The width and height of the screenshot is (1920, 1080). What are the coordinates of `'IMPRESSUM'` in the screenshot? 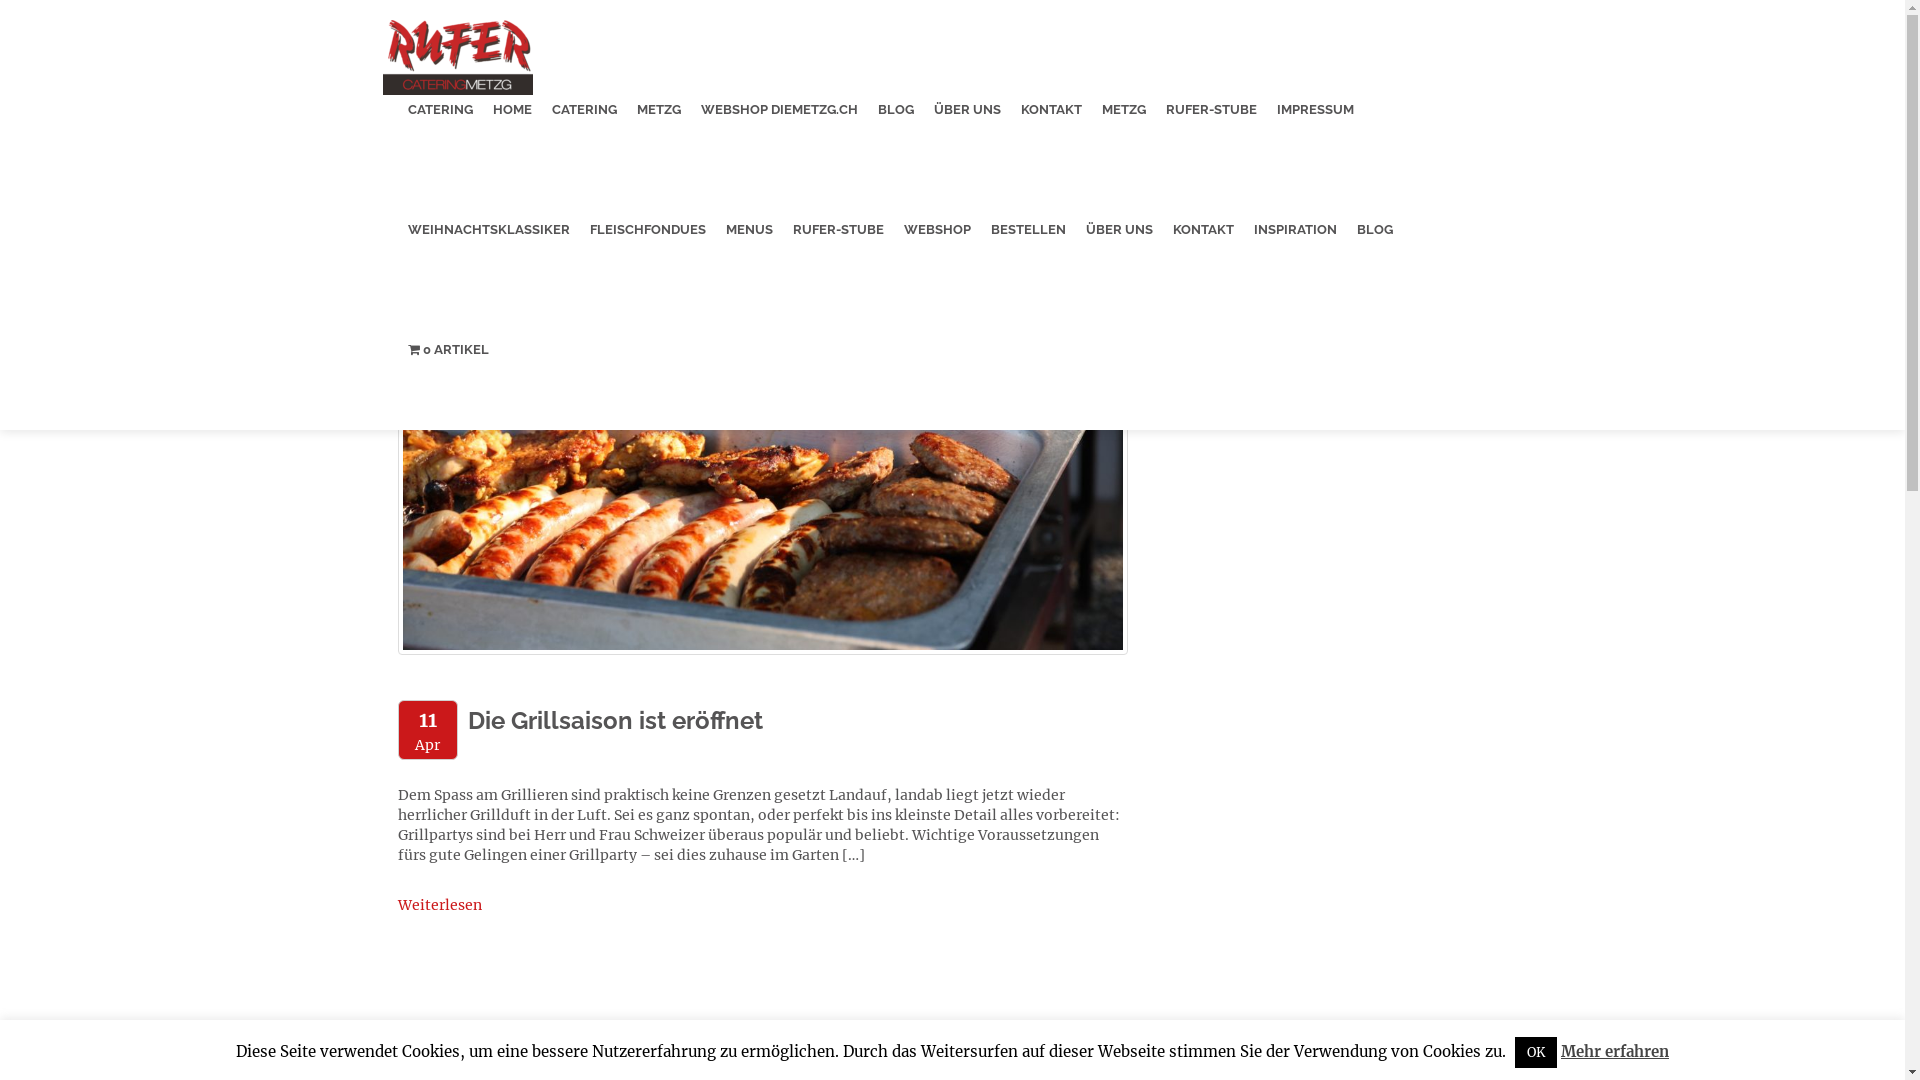 It's located at (1314, 110).